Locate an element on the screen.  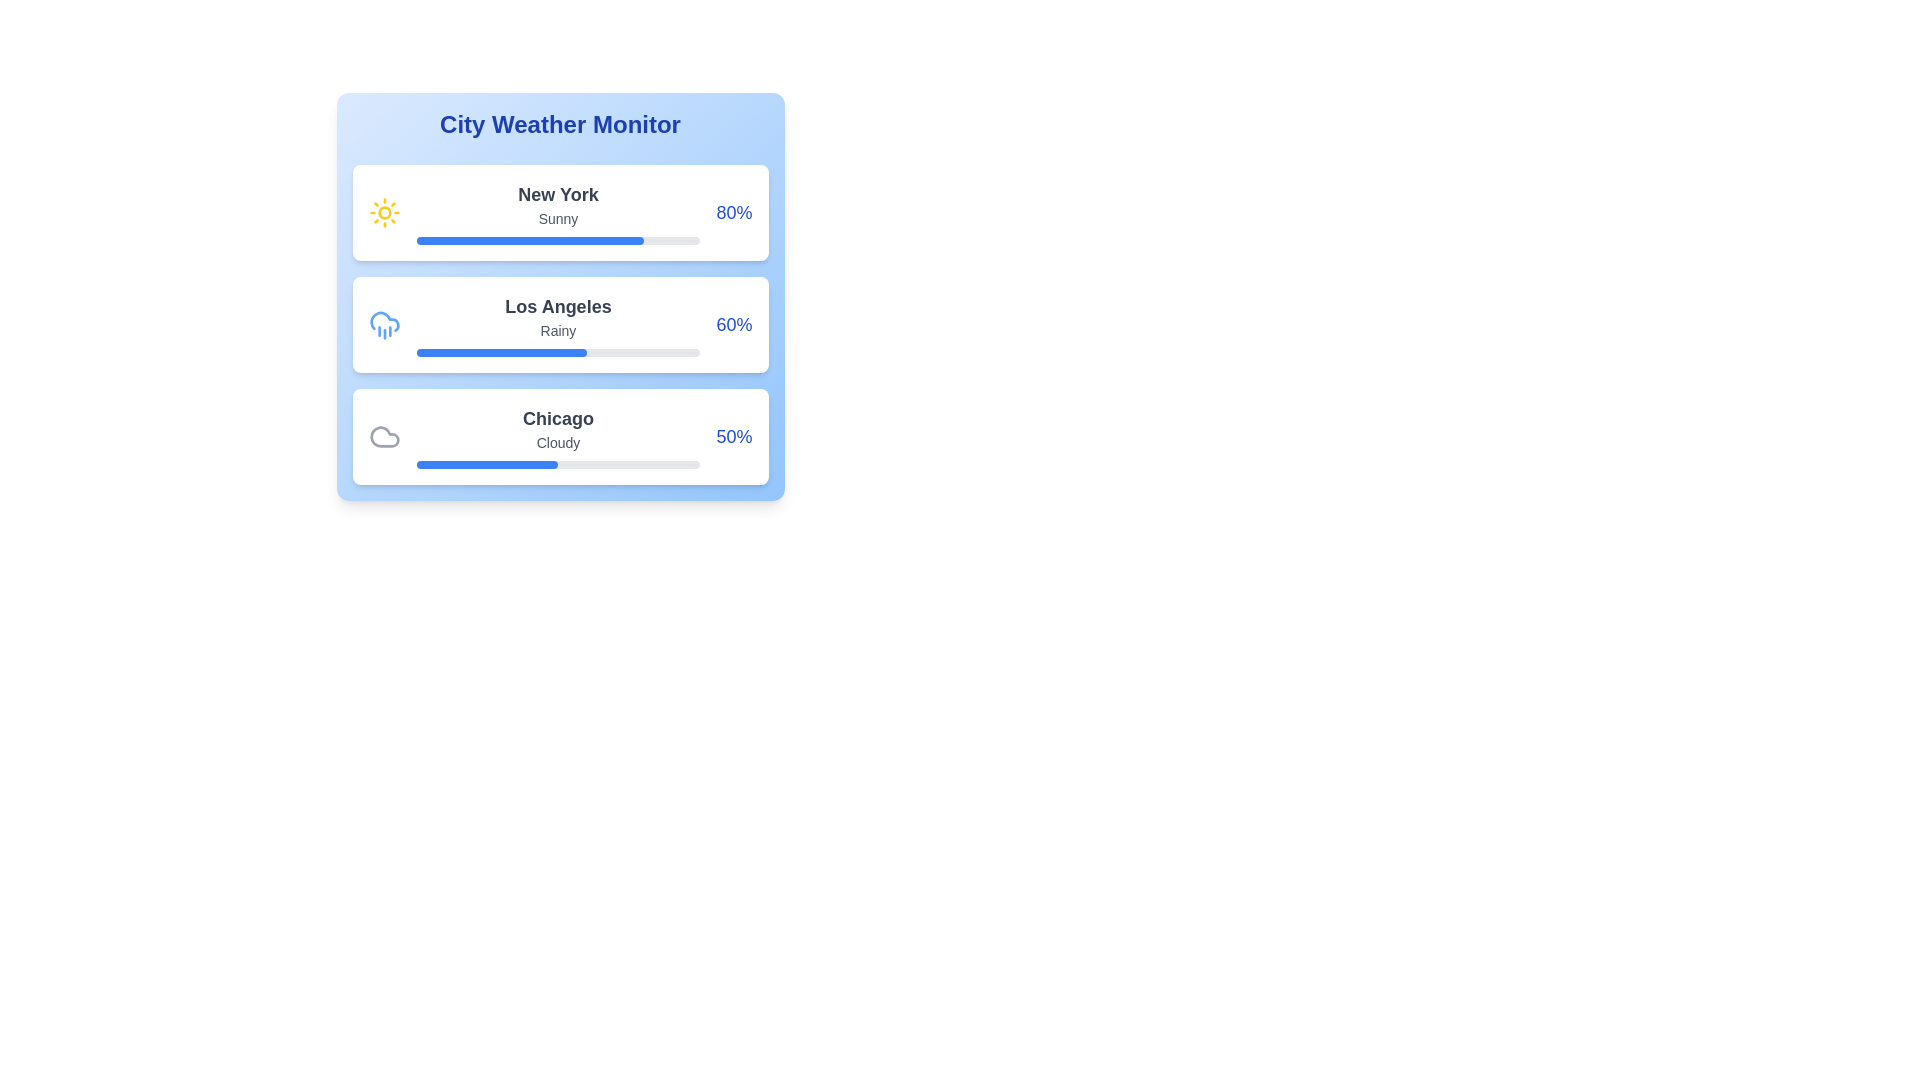
the static text element displaying 'New York', which is centrally positioned above the text 'Sunny' in the top weather information panel is located at coordinates (558, 195).